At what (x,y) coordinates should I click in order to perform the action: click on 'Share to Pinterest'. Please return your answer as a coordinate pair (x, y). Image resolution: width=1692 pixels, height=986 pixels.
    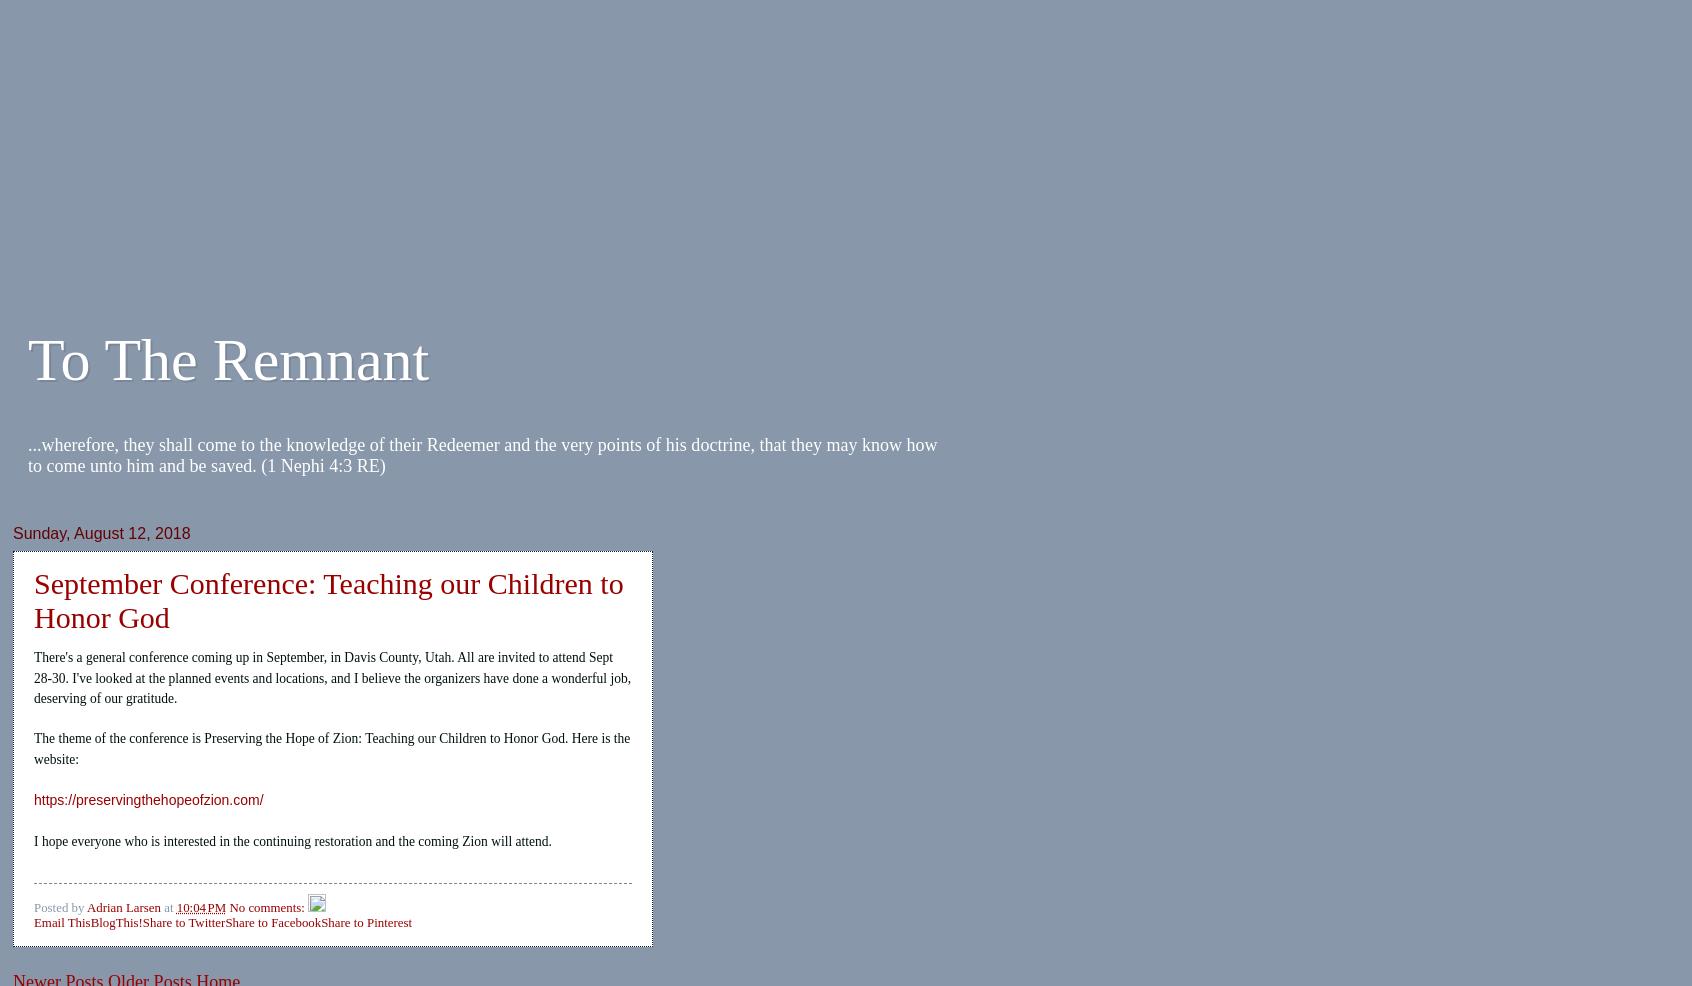
    Looking at the image, I should click on (366, 922).